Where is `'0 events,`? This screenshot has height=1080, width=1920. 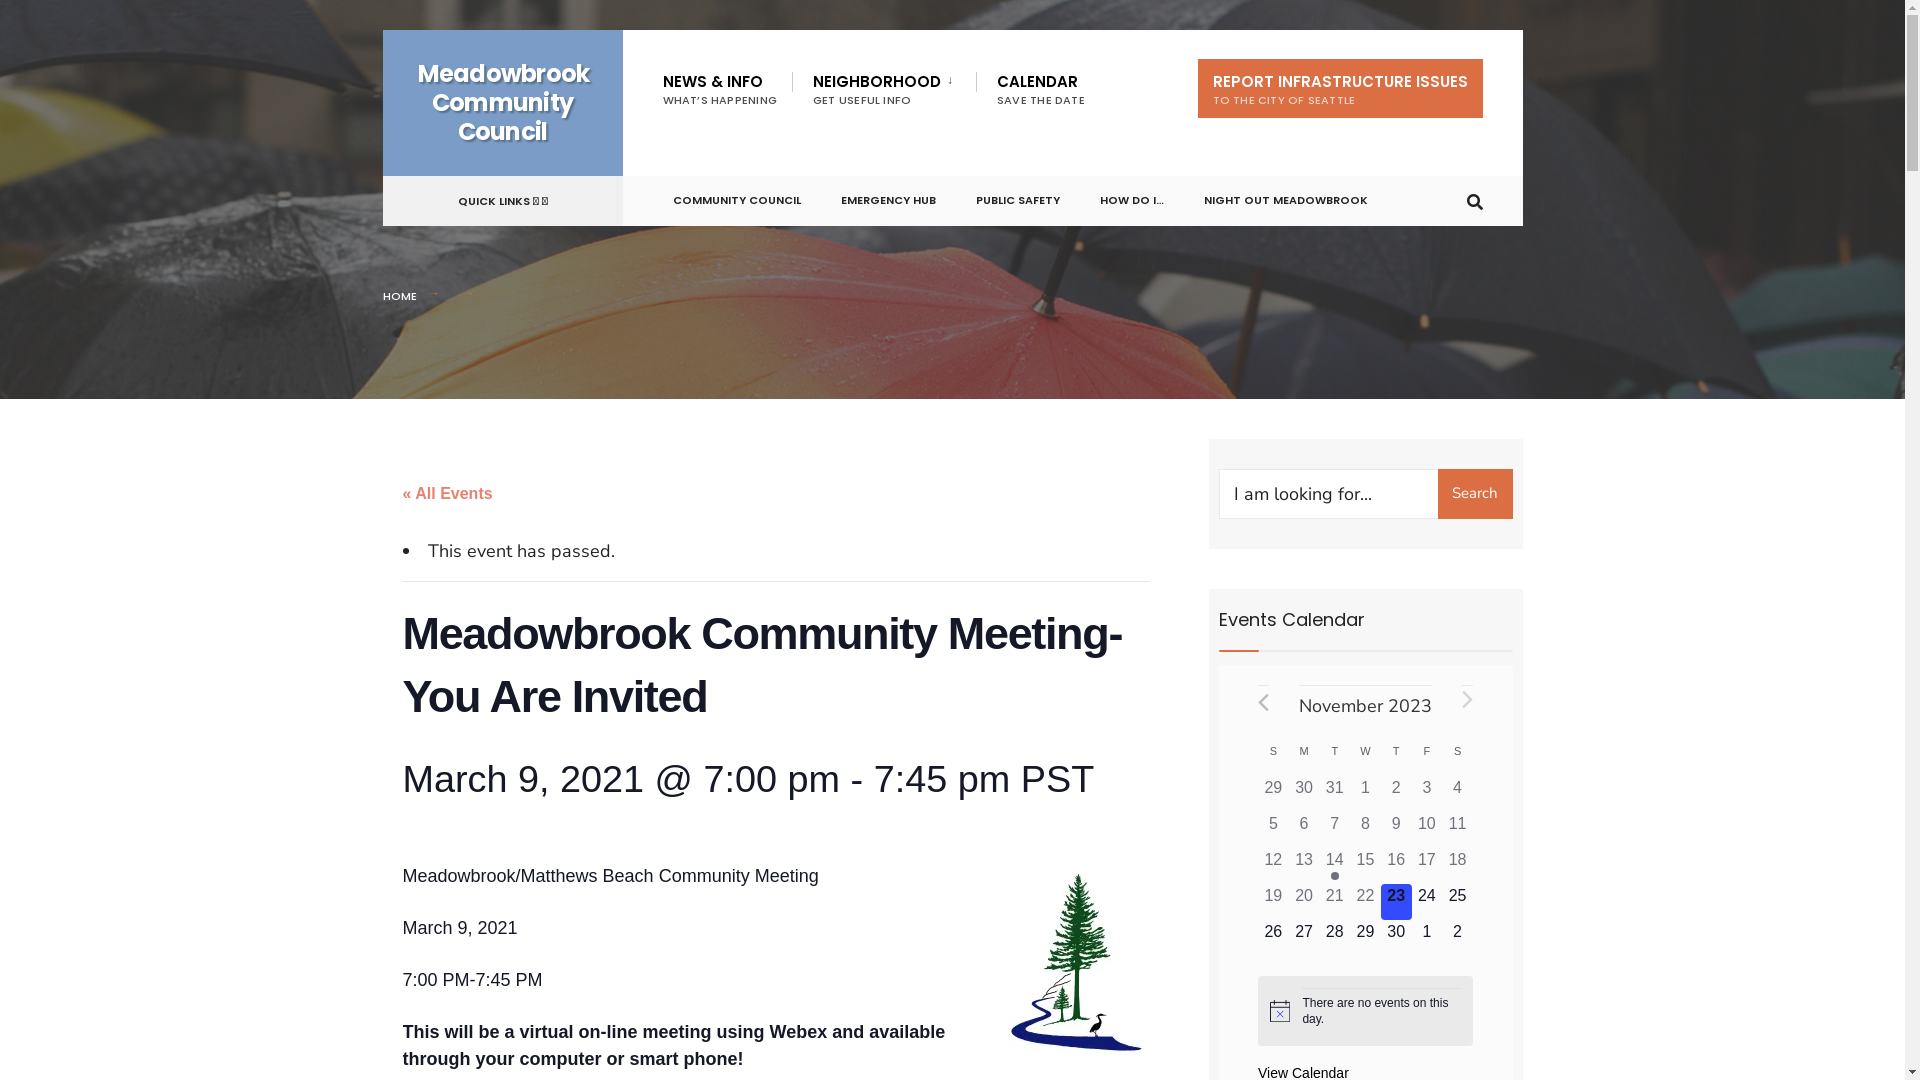 '0 events, is located at coordinates (1395, 793).